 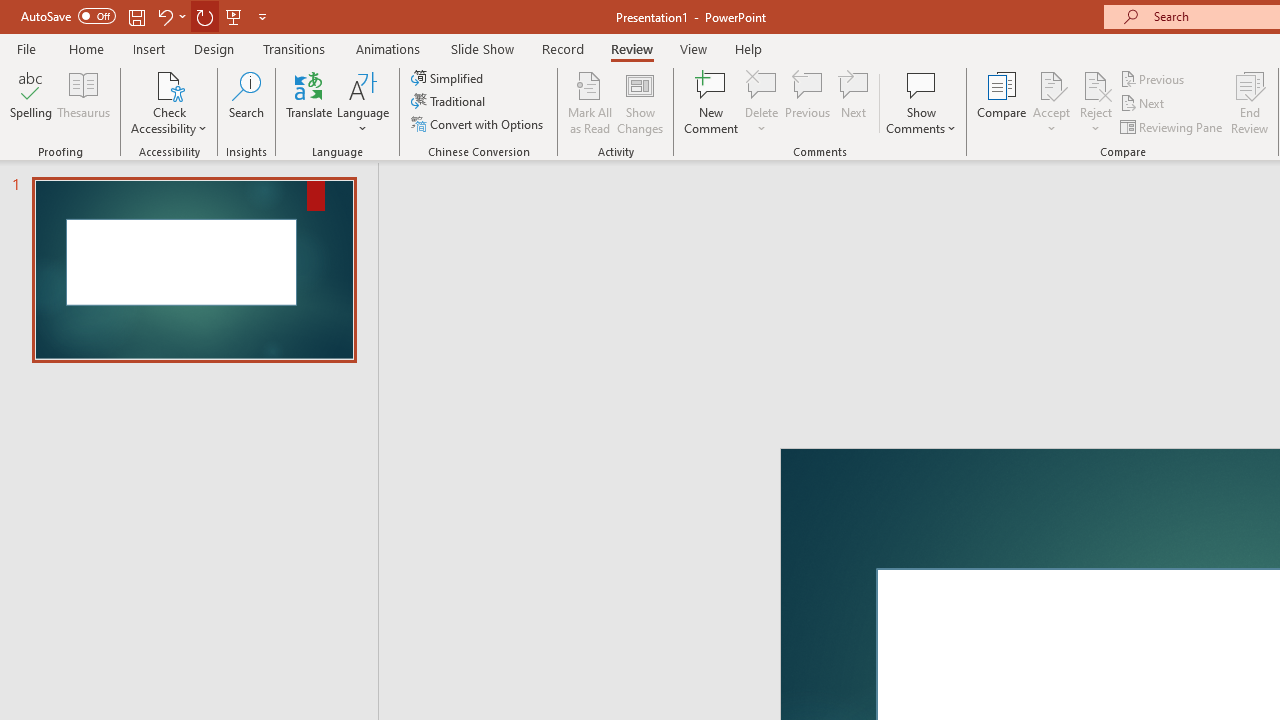 I want to click on 'Thesaurus...', so click(x=82, y=103).